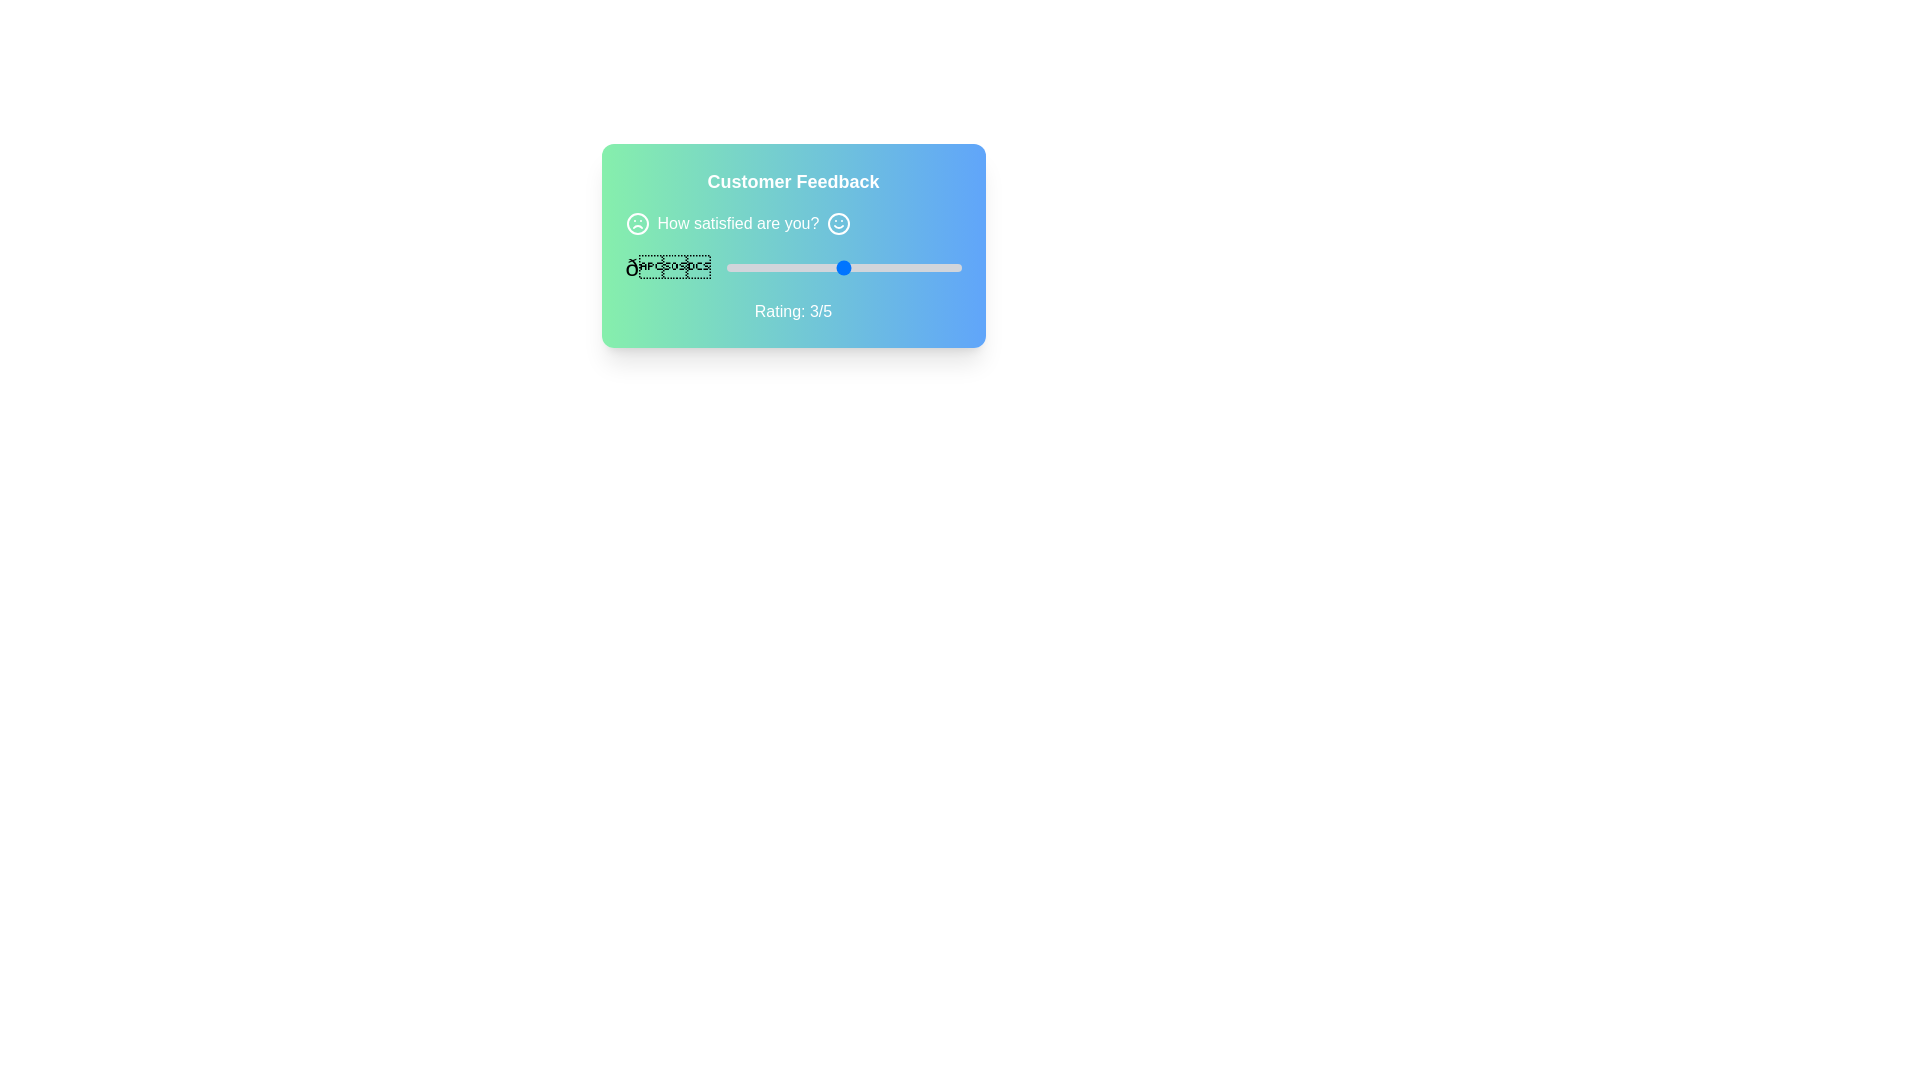 This screenshot has width=1920, height=1080. Describe the element at coordinates (901, 266) in the screenshot. I see `rating` at that location.